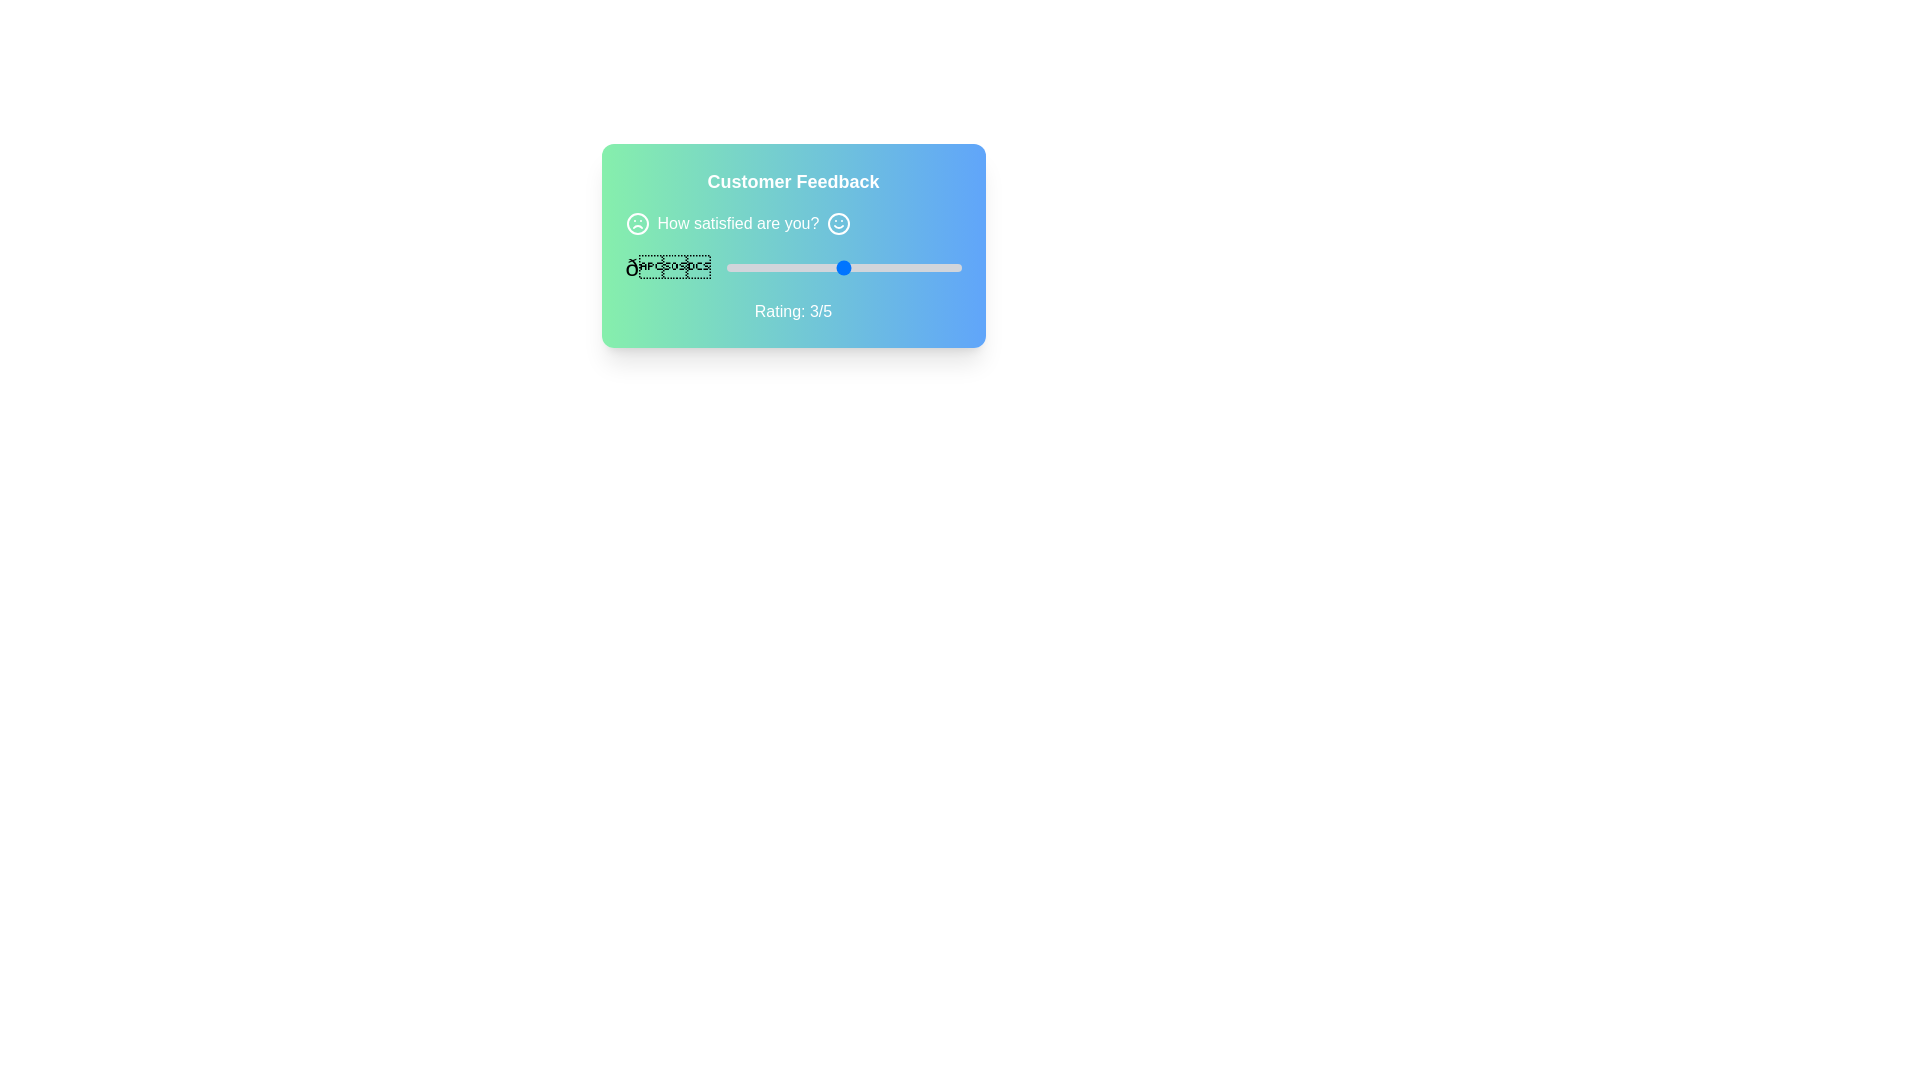 This screenshot has width=1920, height=1080. Describe the element at coordinates (901, 266) in the screenshot. I see `rating` at that location.